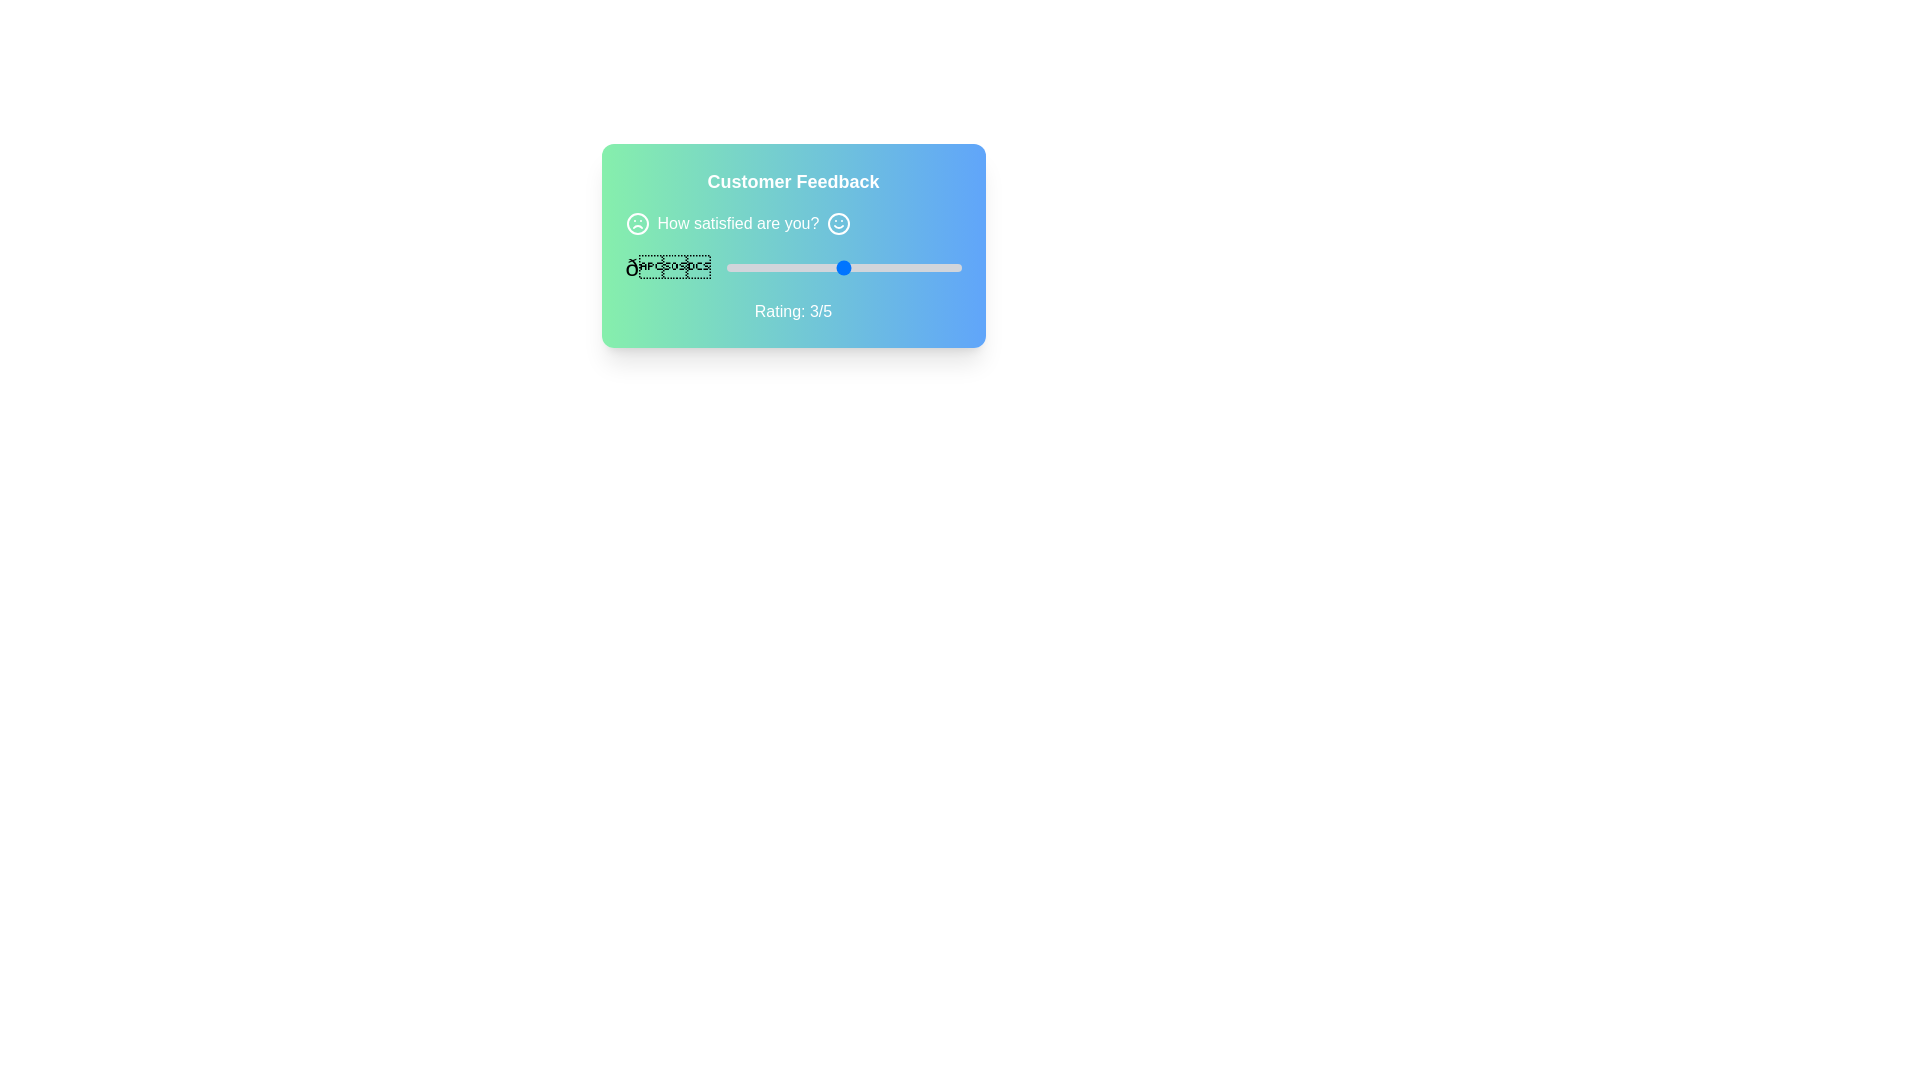 This screenshot has width=1920, height=1080. Describe the element at coordinates (901, 266) in the screenshot. I see `rating` at that location.